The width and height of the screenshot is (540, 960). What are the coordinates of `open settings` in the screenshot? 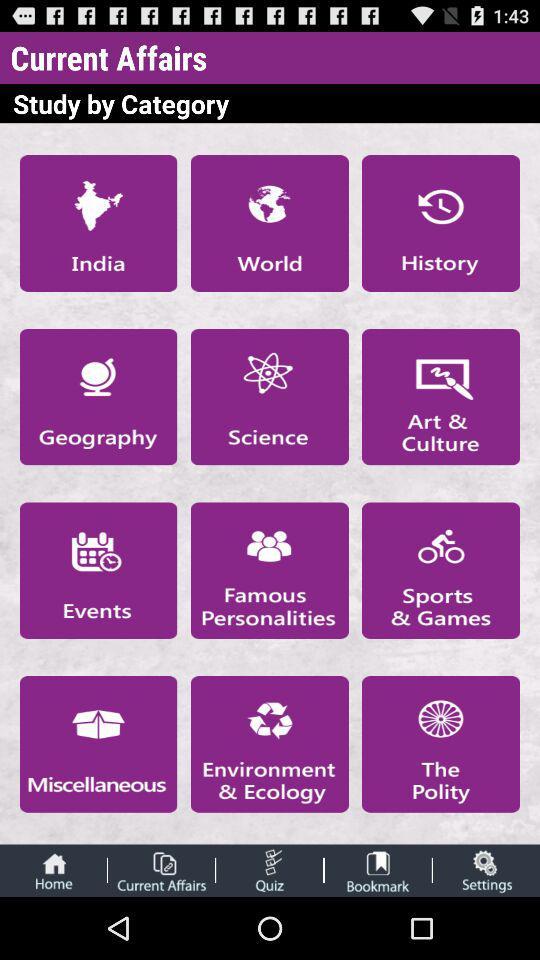 It's located at (485, 869).